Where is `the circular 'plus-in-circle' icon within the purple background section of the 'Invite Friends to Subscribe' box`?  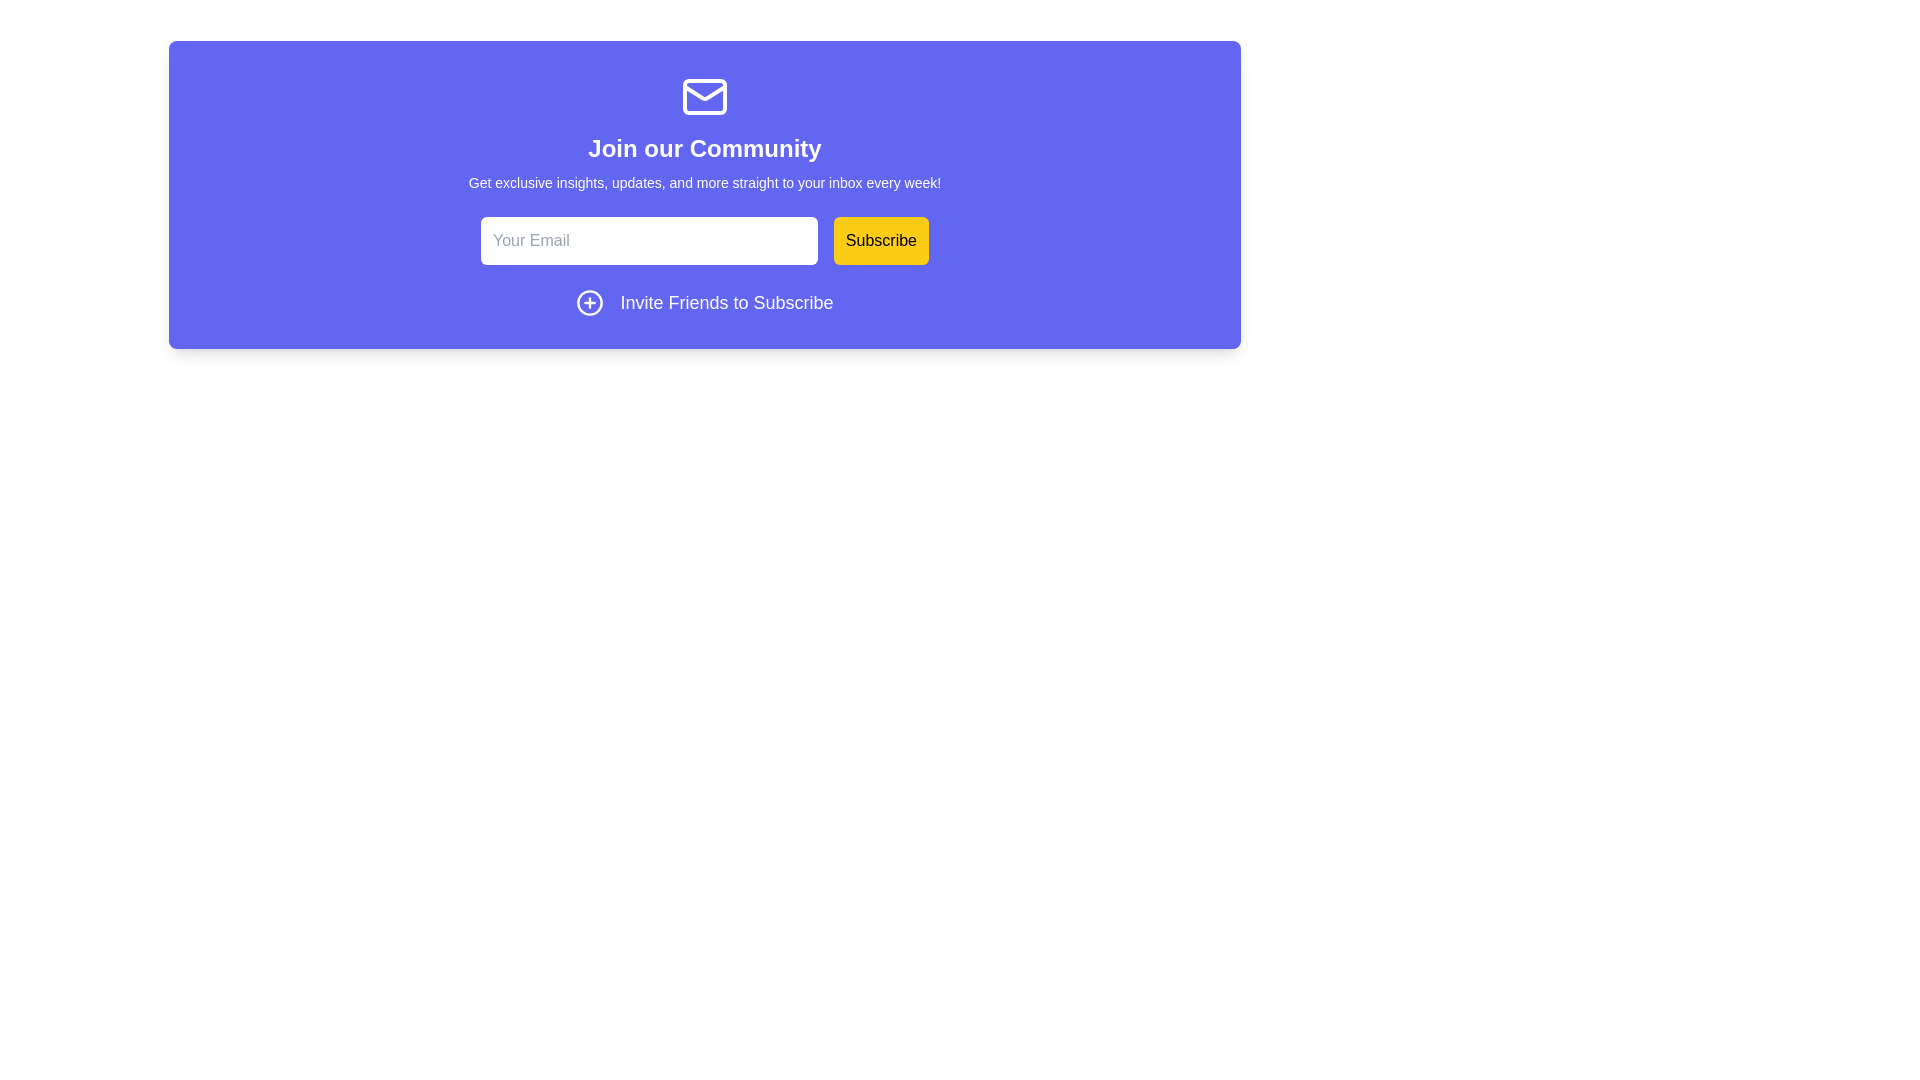
the circular 'plus-in-circle' icon within the purple background section of the 'Invite Friends to Subscribe' box is located at coordinates (589, 303).